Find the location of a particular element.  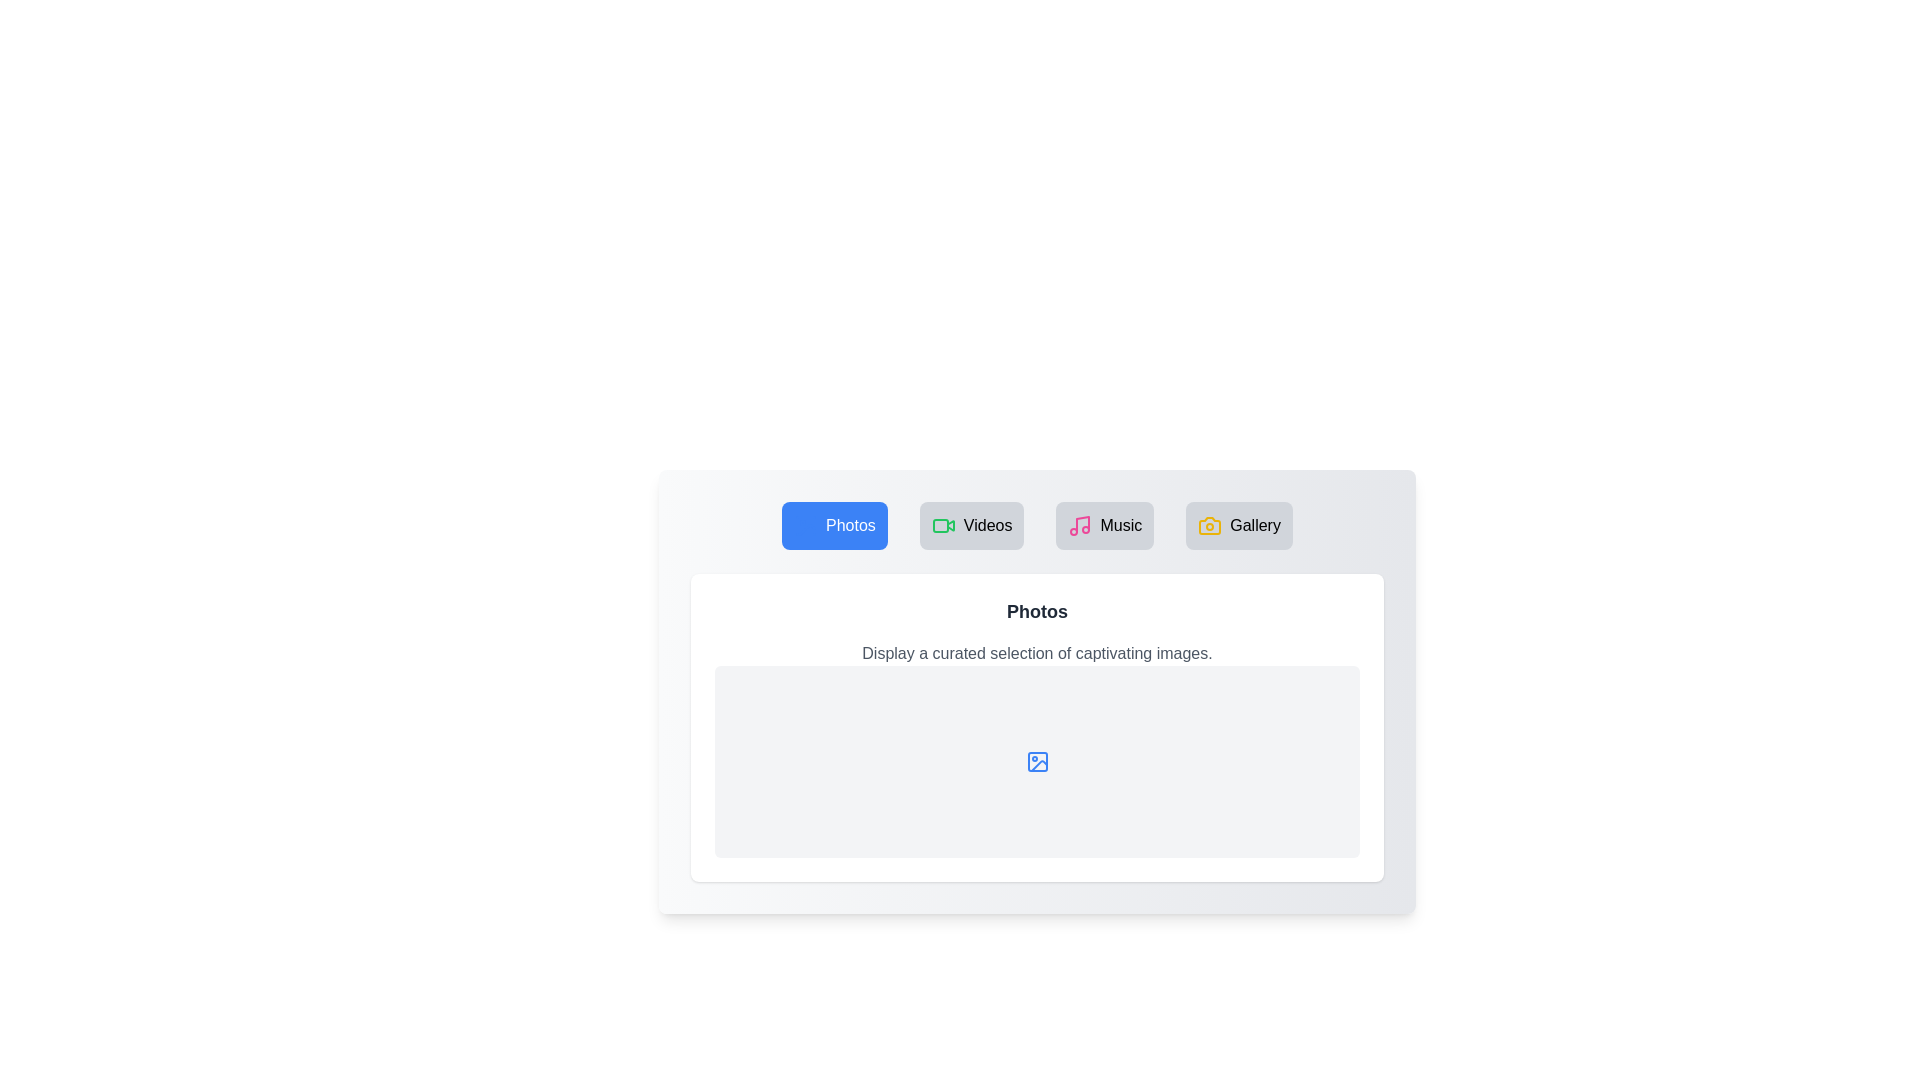

the tab labeled Music to view its content is located at coordinates (1104, 524).